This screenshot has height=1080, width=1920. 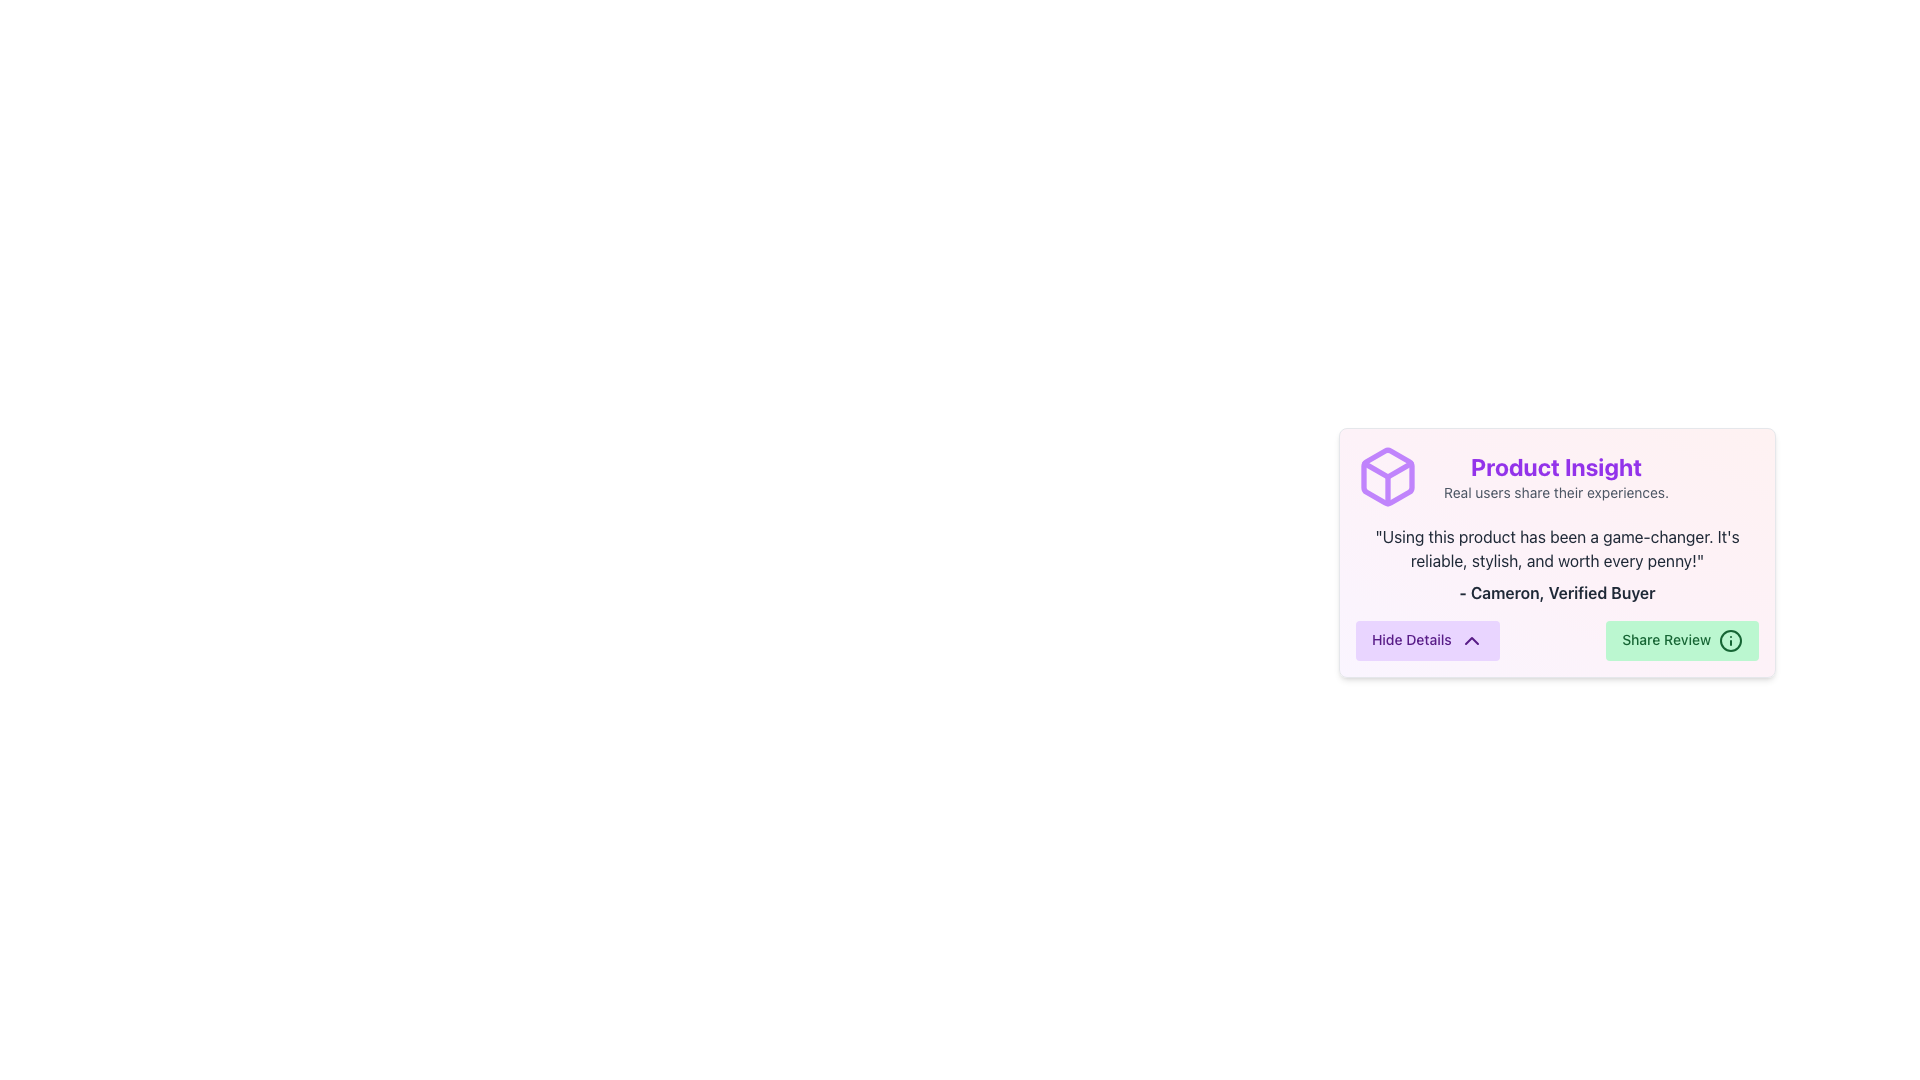 I want to click on Header Component featuring a purple icon and the text 'Product Insight' with the description 'Real users share their experiences.', so click(x=1556, y=477).